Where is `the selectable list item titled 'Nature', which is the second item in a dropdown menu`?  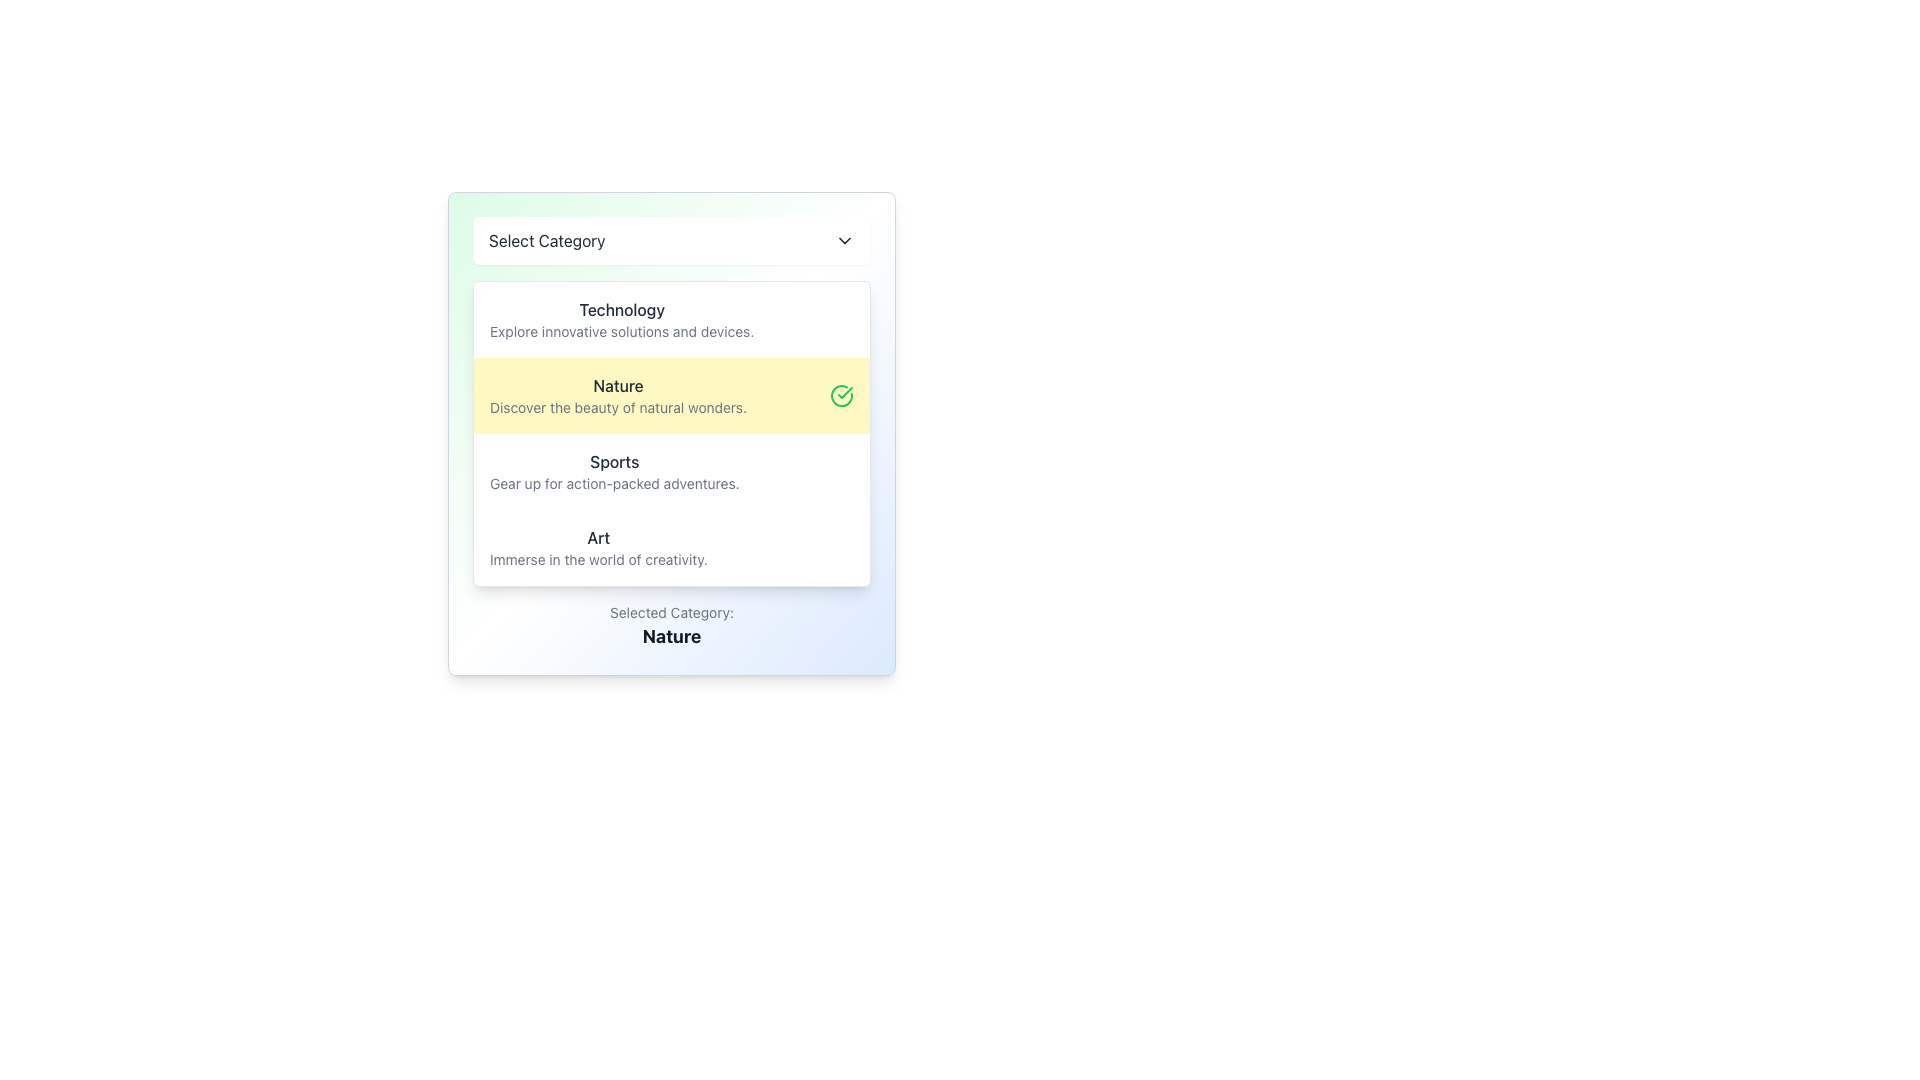 the selectable list item titled 'Nature', which is the second item in a dropdown menu is located at coordinates (672, 433).